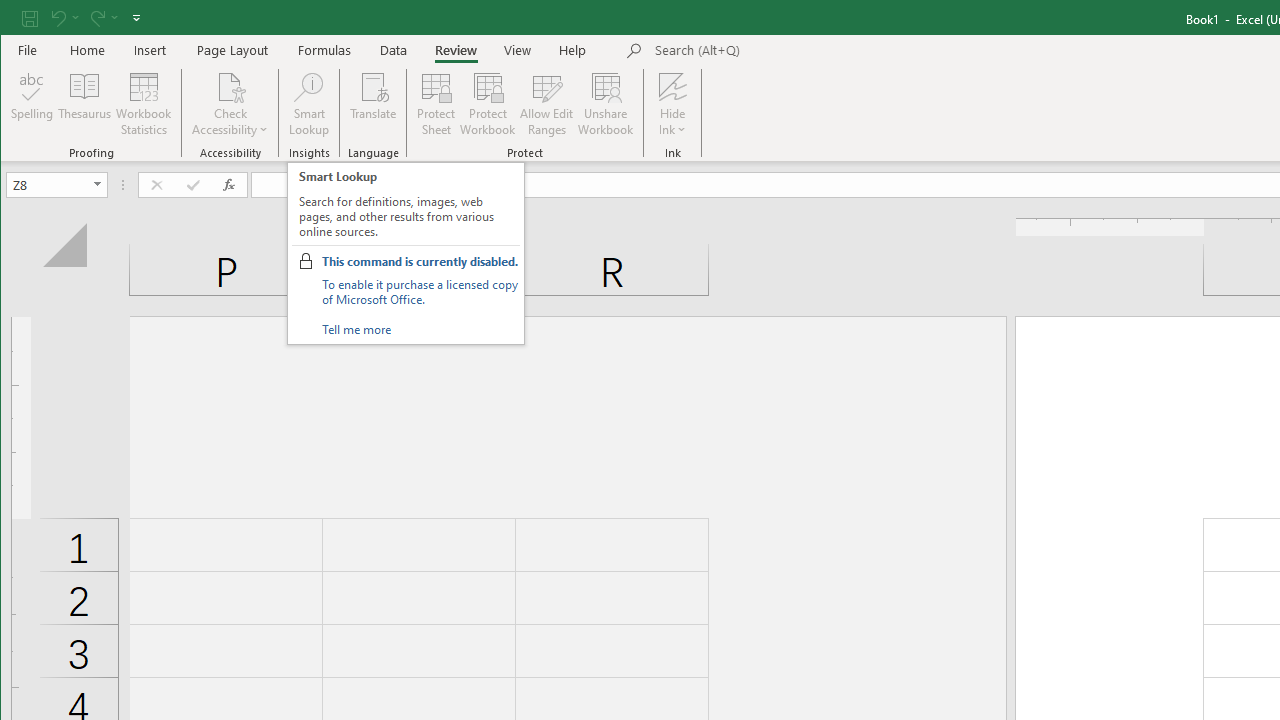  I want to click on 'Quick Access Toolbar', so click(82, 18).